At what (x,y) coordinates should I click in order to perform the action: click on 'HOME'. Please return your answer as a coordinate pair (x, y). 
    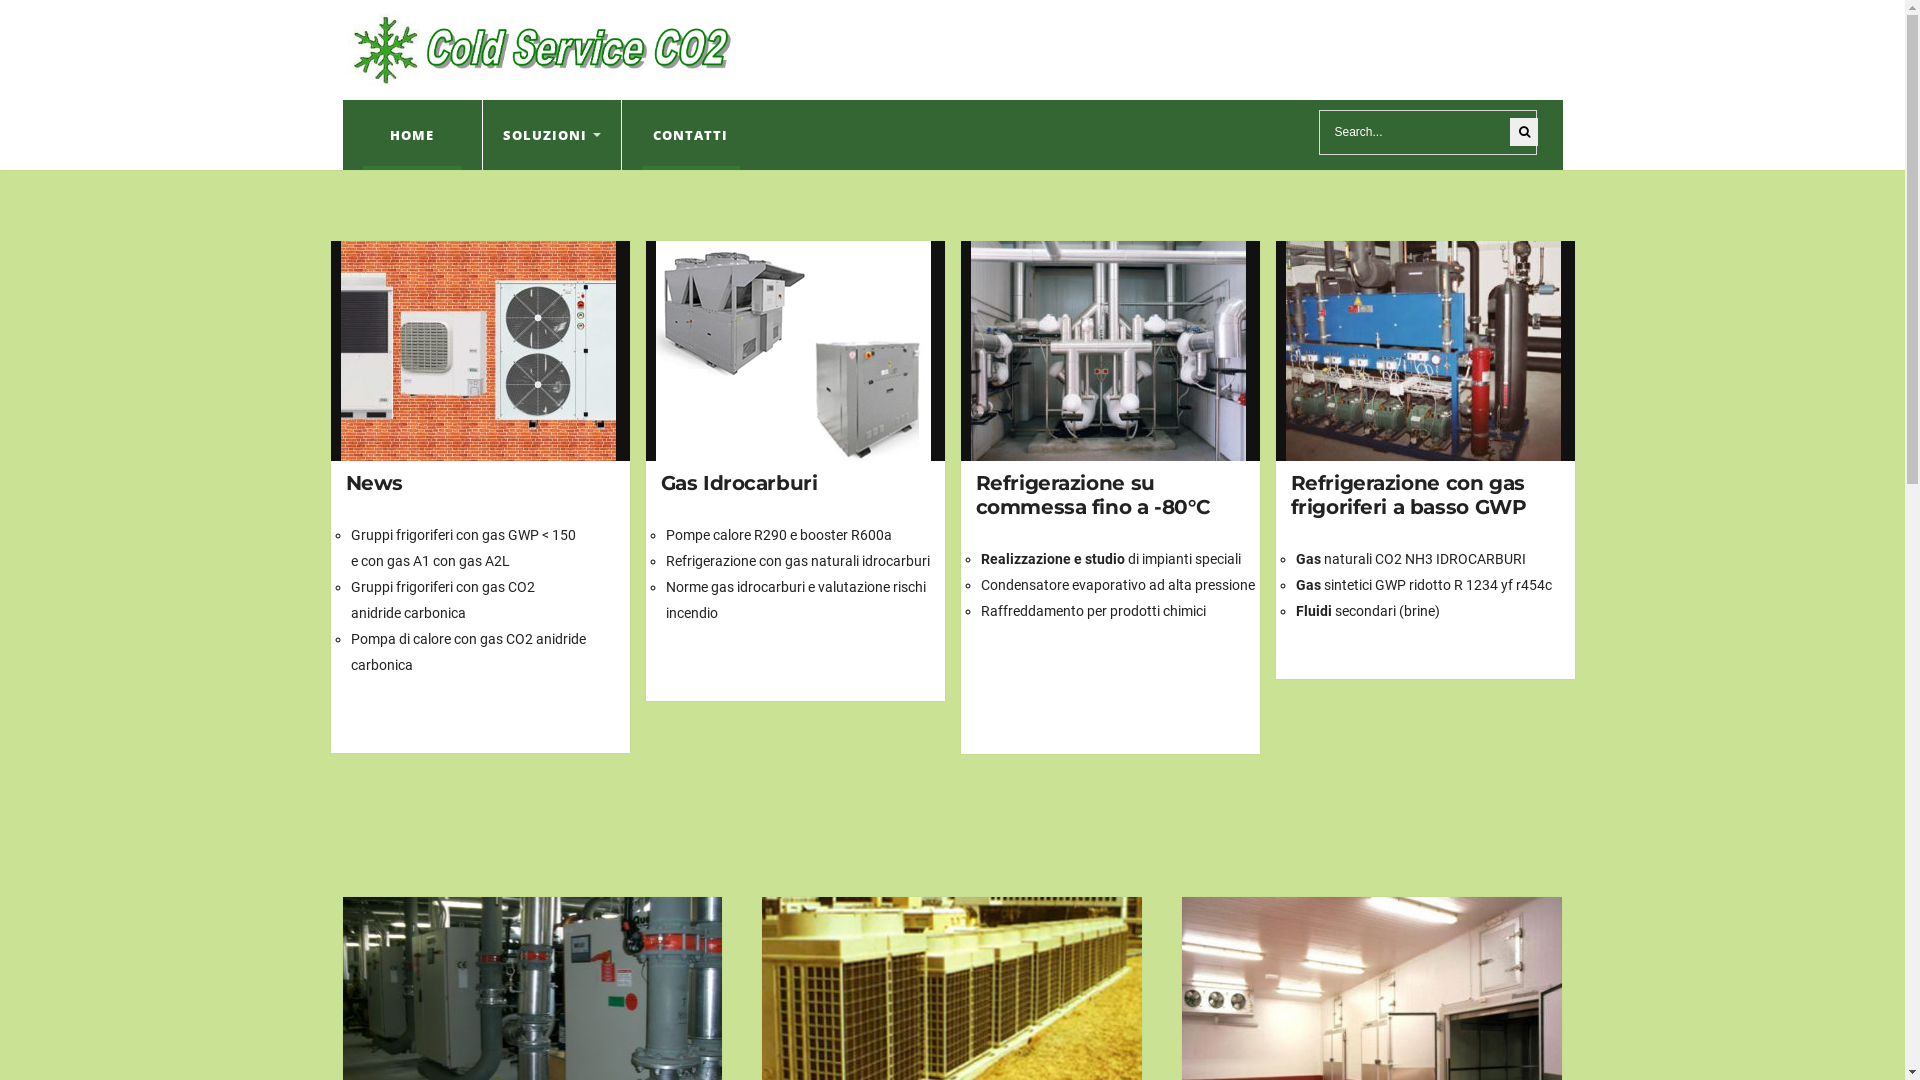
    Looking at the image, I should click on (410, 135).